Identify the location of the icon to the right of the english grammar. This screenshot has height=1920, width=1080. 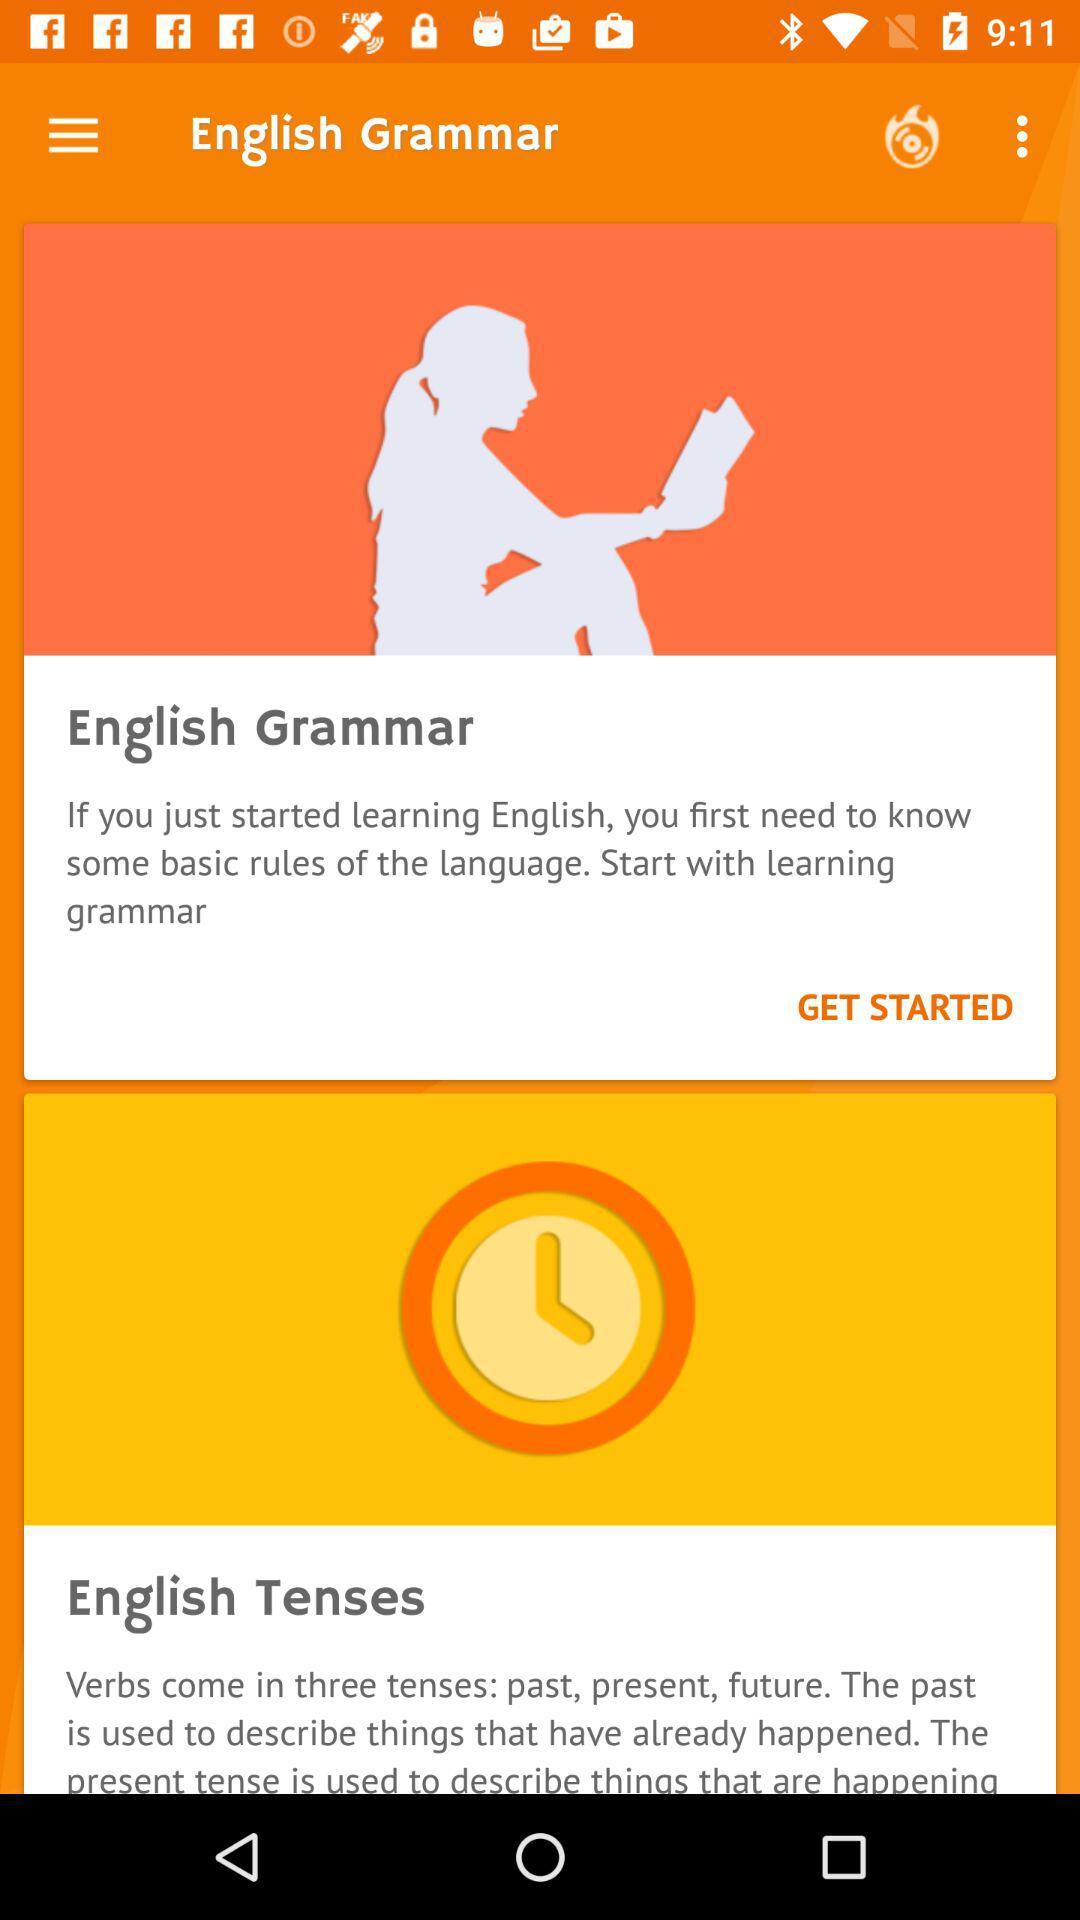
(911, 135).